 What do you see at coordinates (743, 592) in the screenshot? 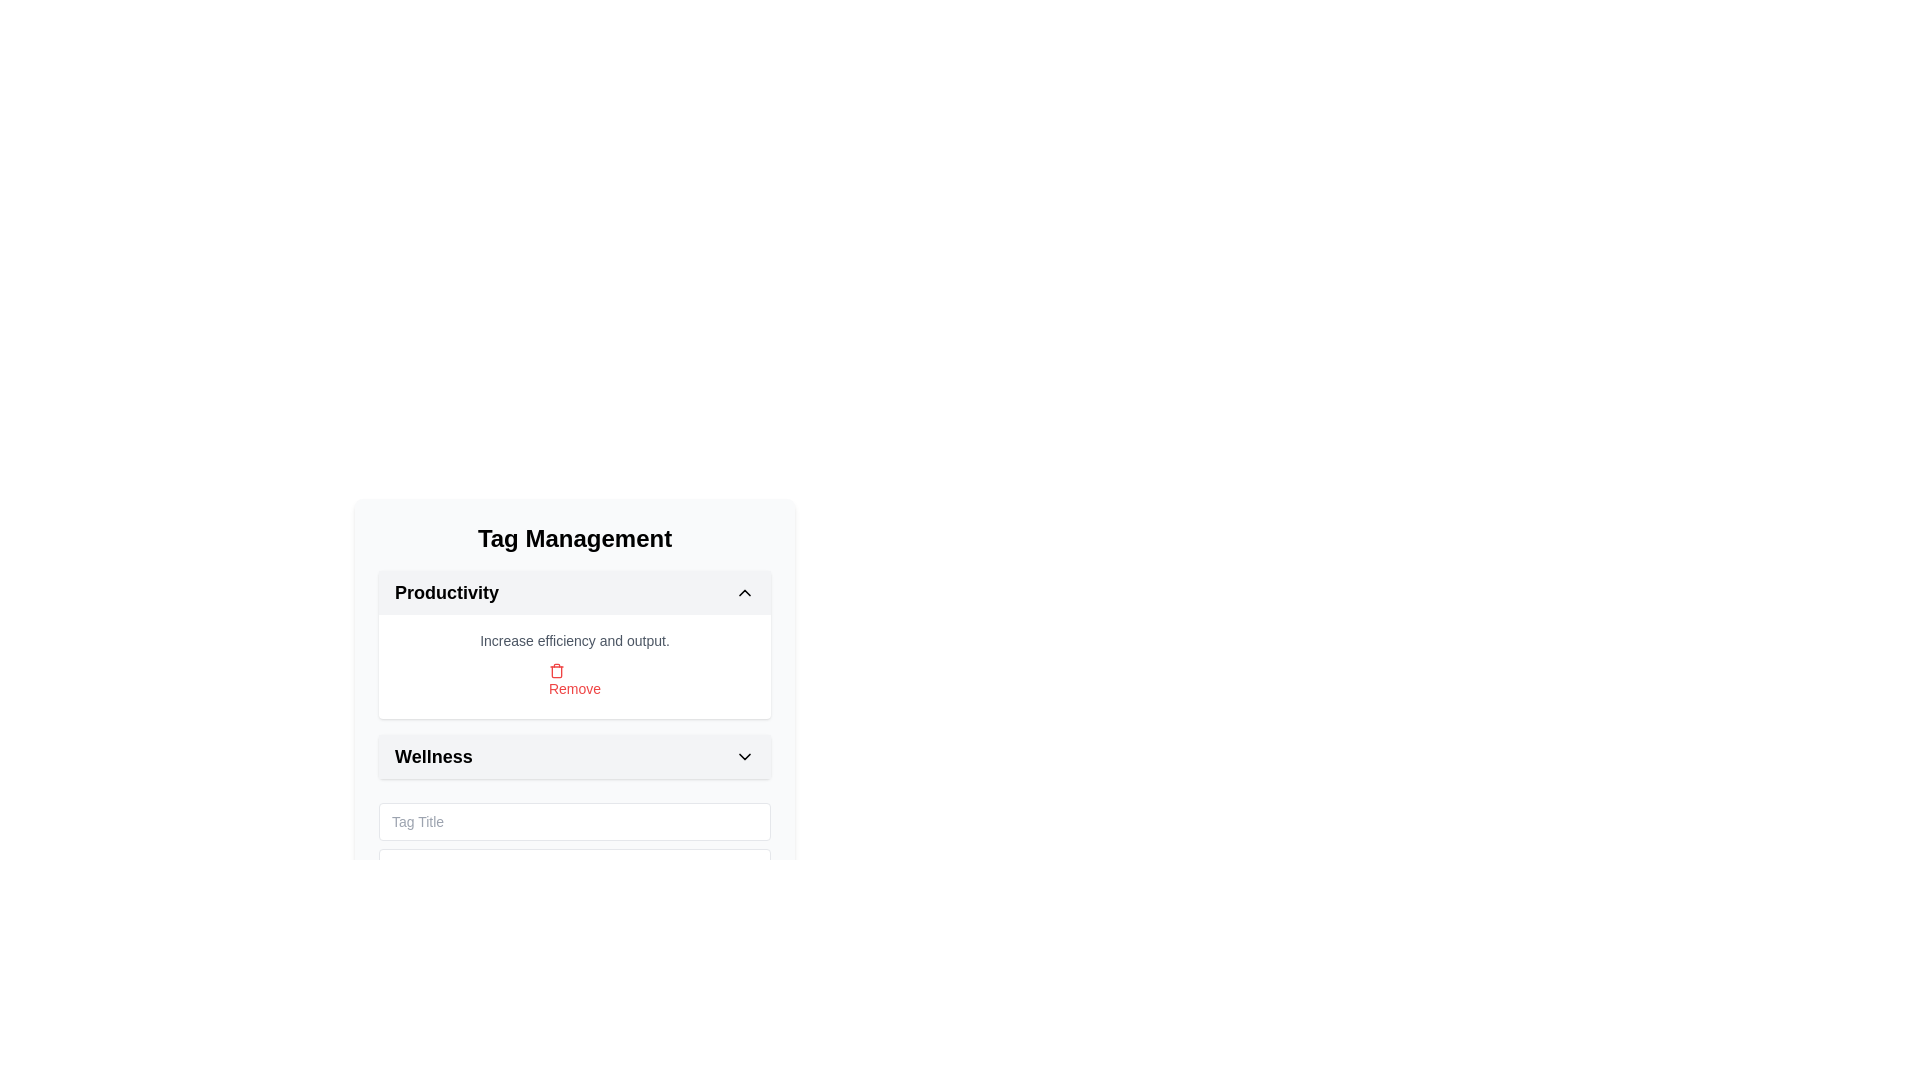
I see `the upward chevron icon button located at the right end of the 'Productivity' section` at bounding box center [743, 592].